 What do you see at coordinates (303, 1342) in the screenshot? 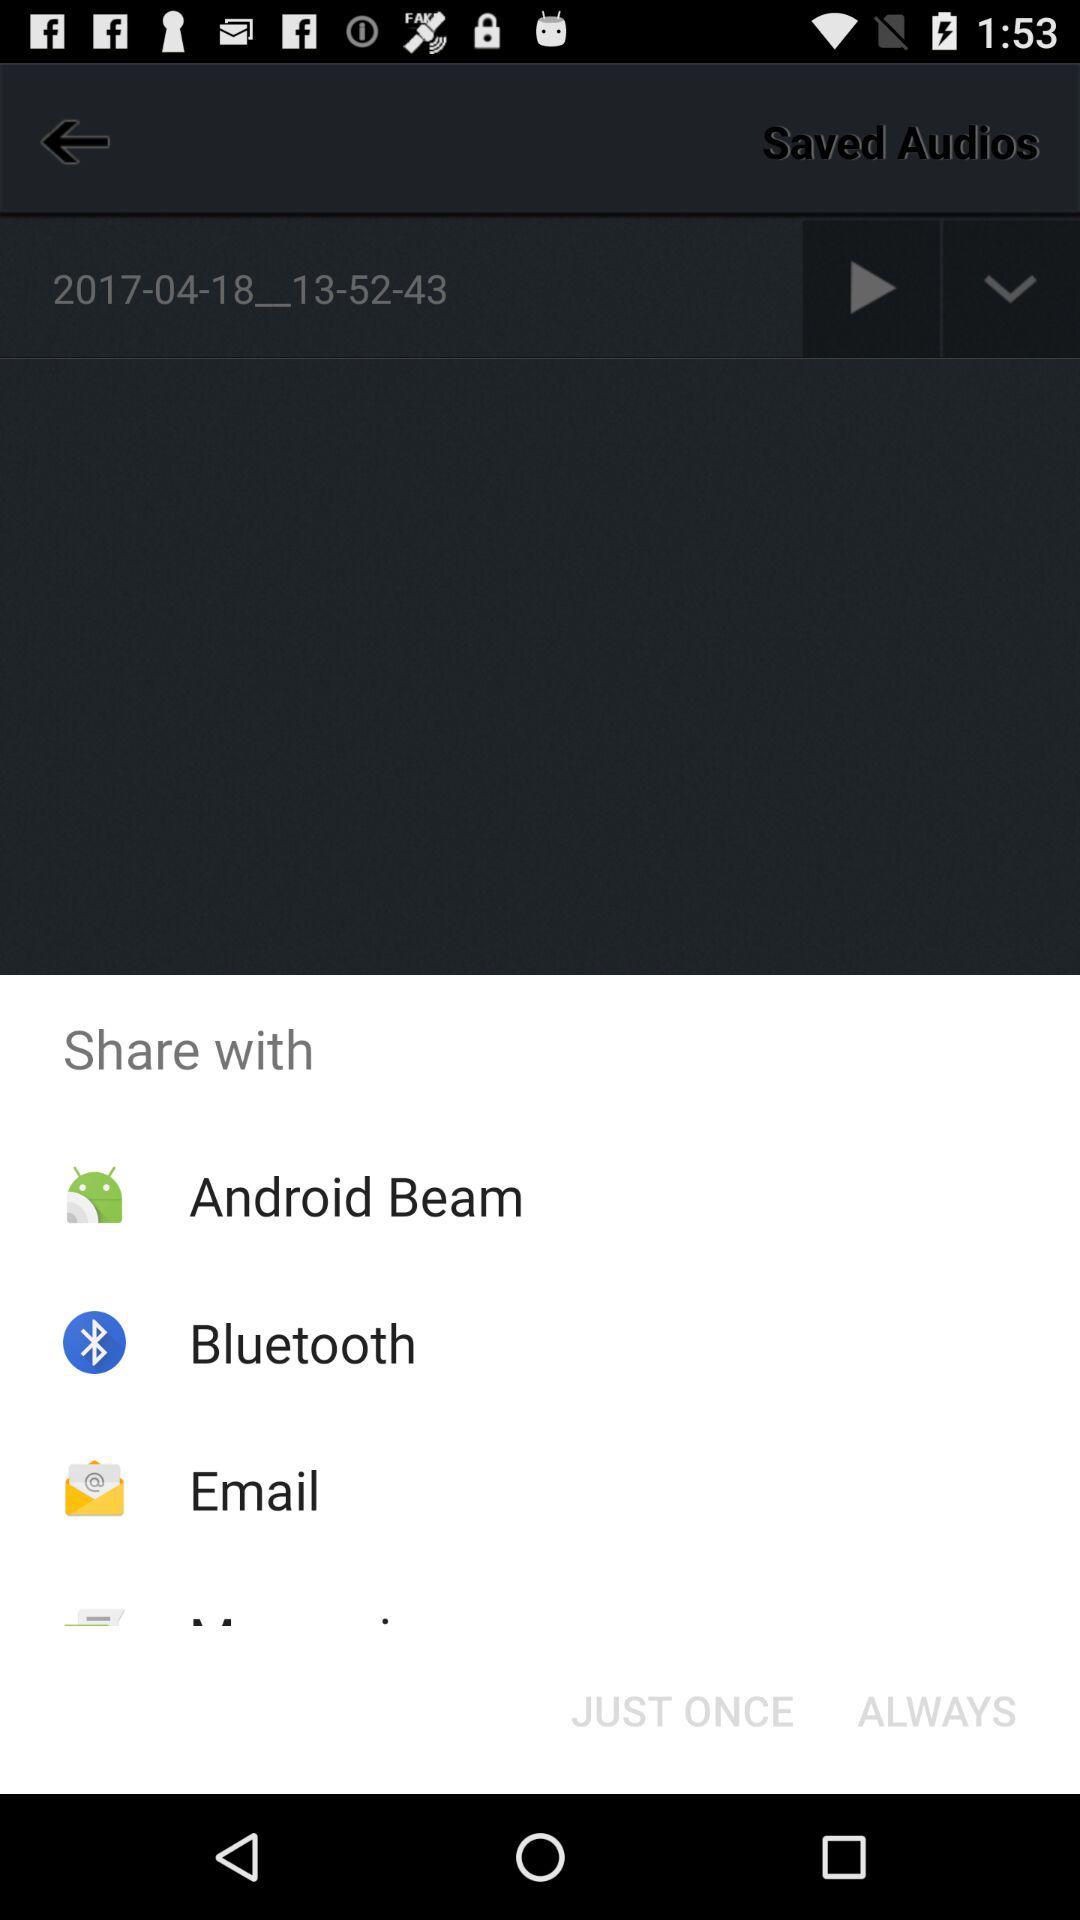
I see `the bluetooth item` at bounding box center [303, 1342].